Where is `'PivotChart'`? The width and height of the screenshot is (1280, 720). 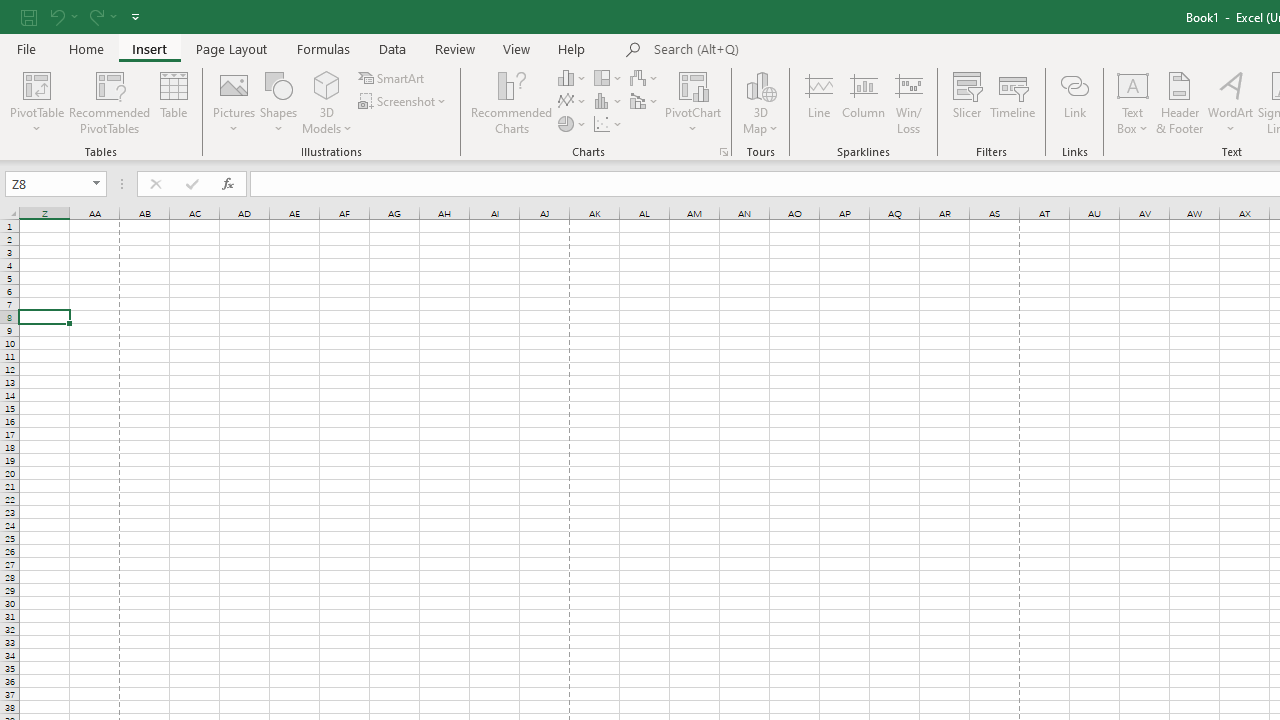 'PivotChart' is located at coordinates (693, 103).